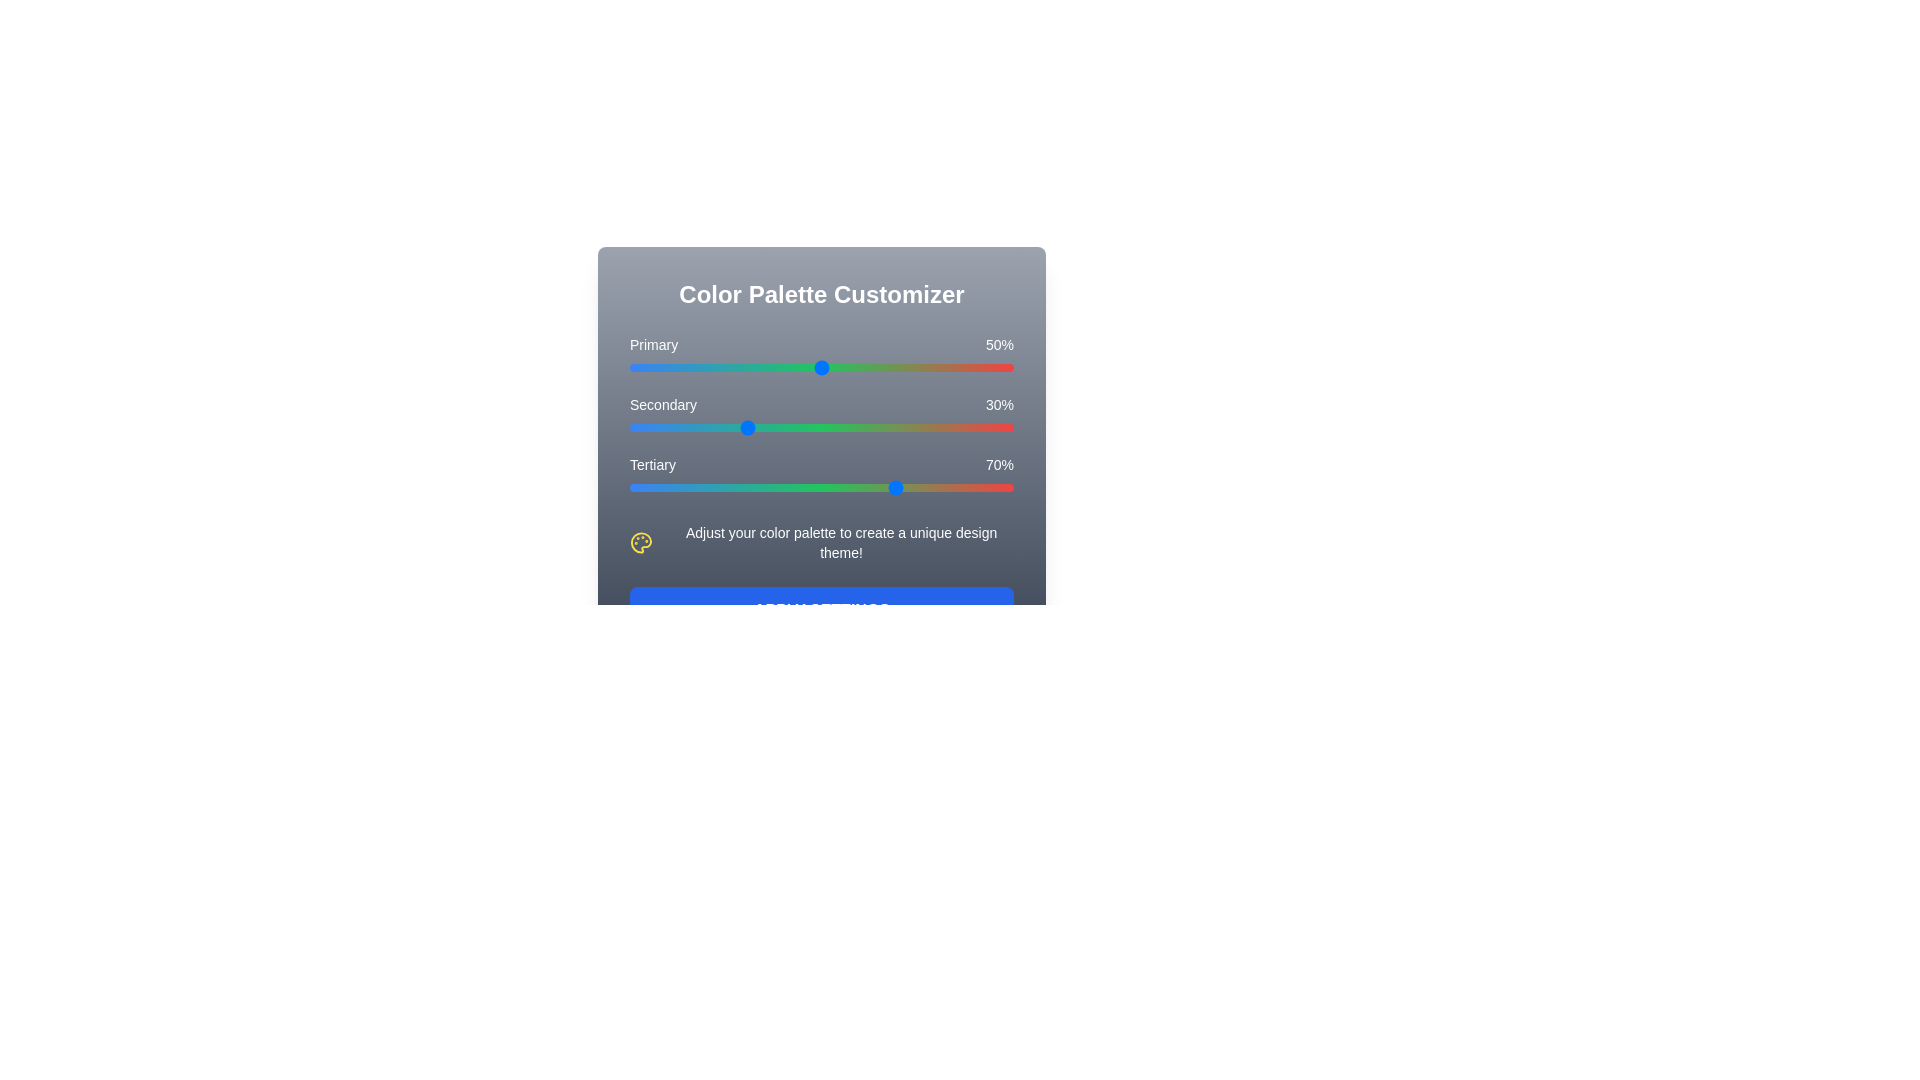 The height and width of the screenshot is (1080, 1920). What do you see at coordinates (641, 488) in the screenshot?
I see `the tertiary color value` at bounding box center [641, 488].